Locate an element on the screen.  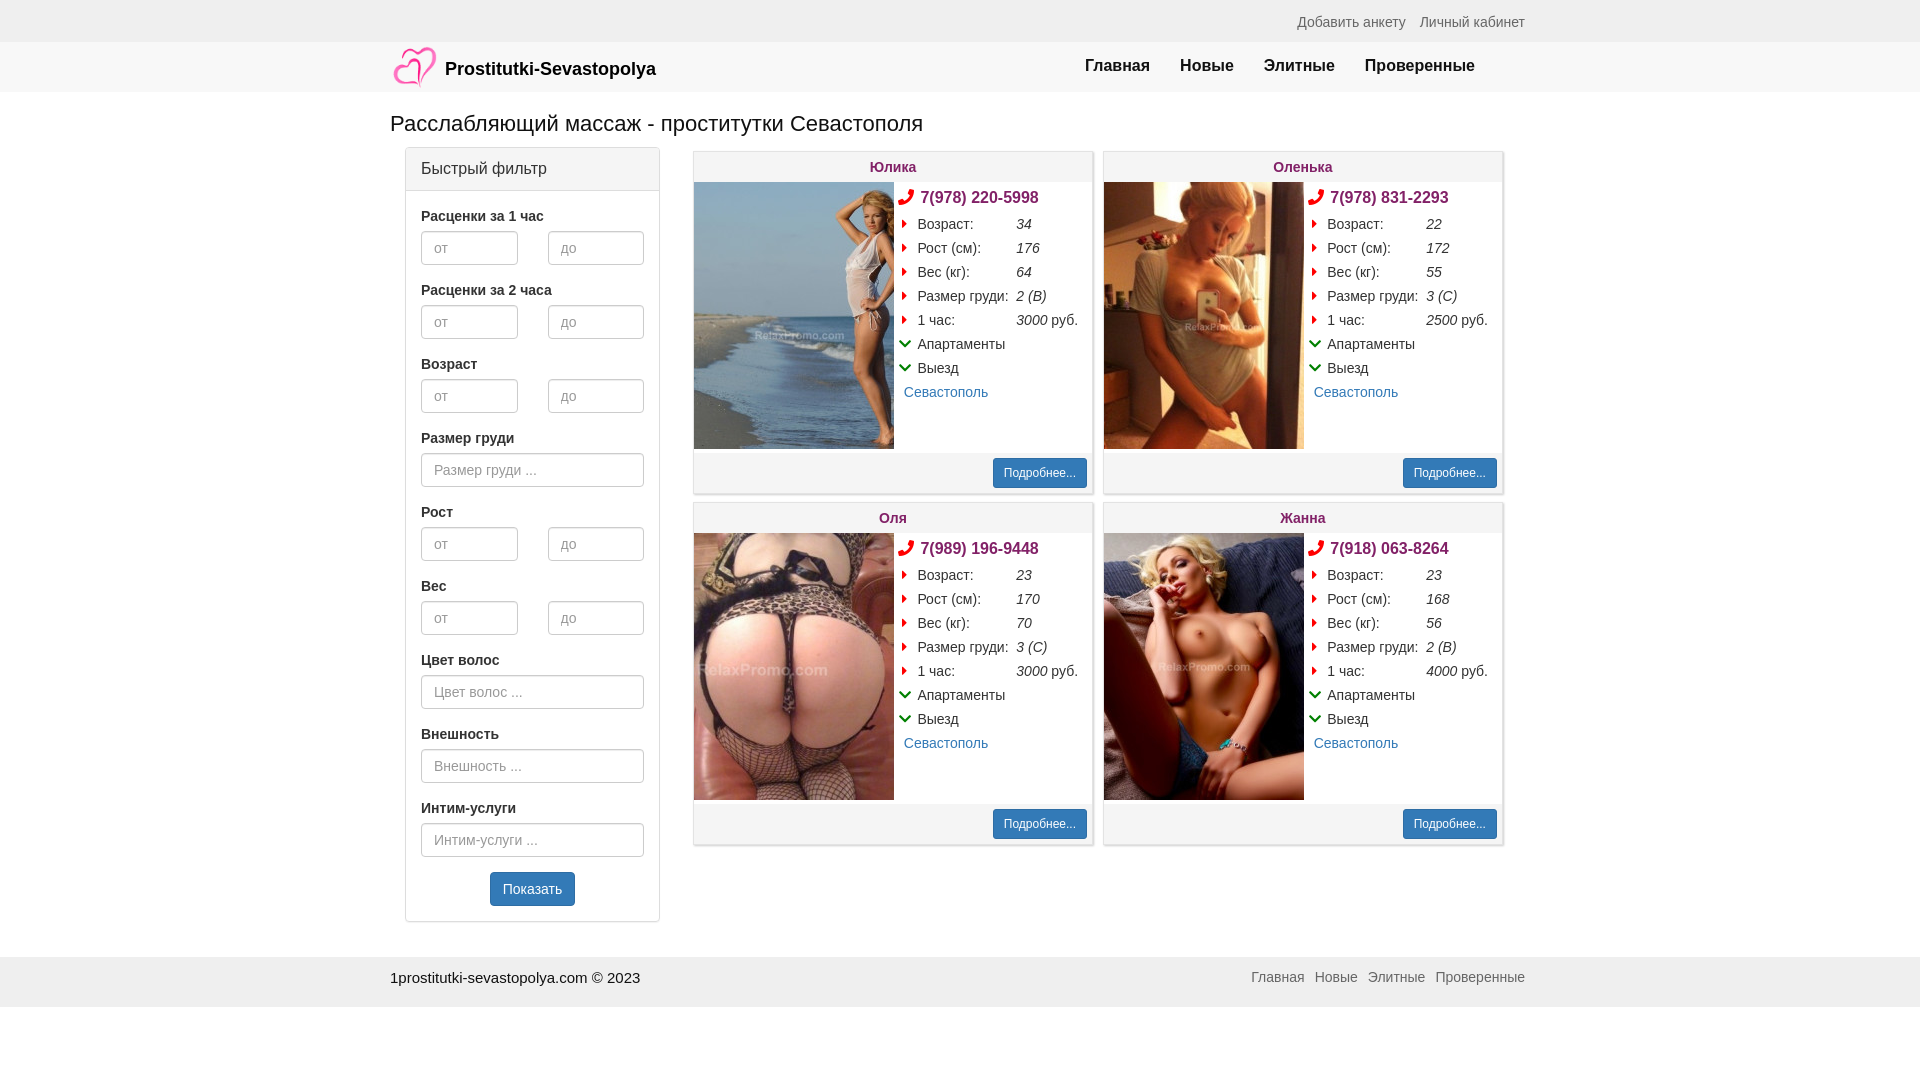
'Prostitutki-Sevastopolya' is located at coordinates (523, 56).